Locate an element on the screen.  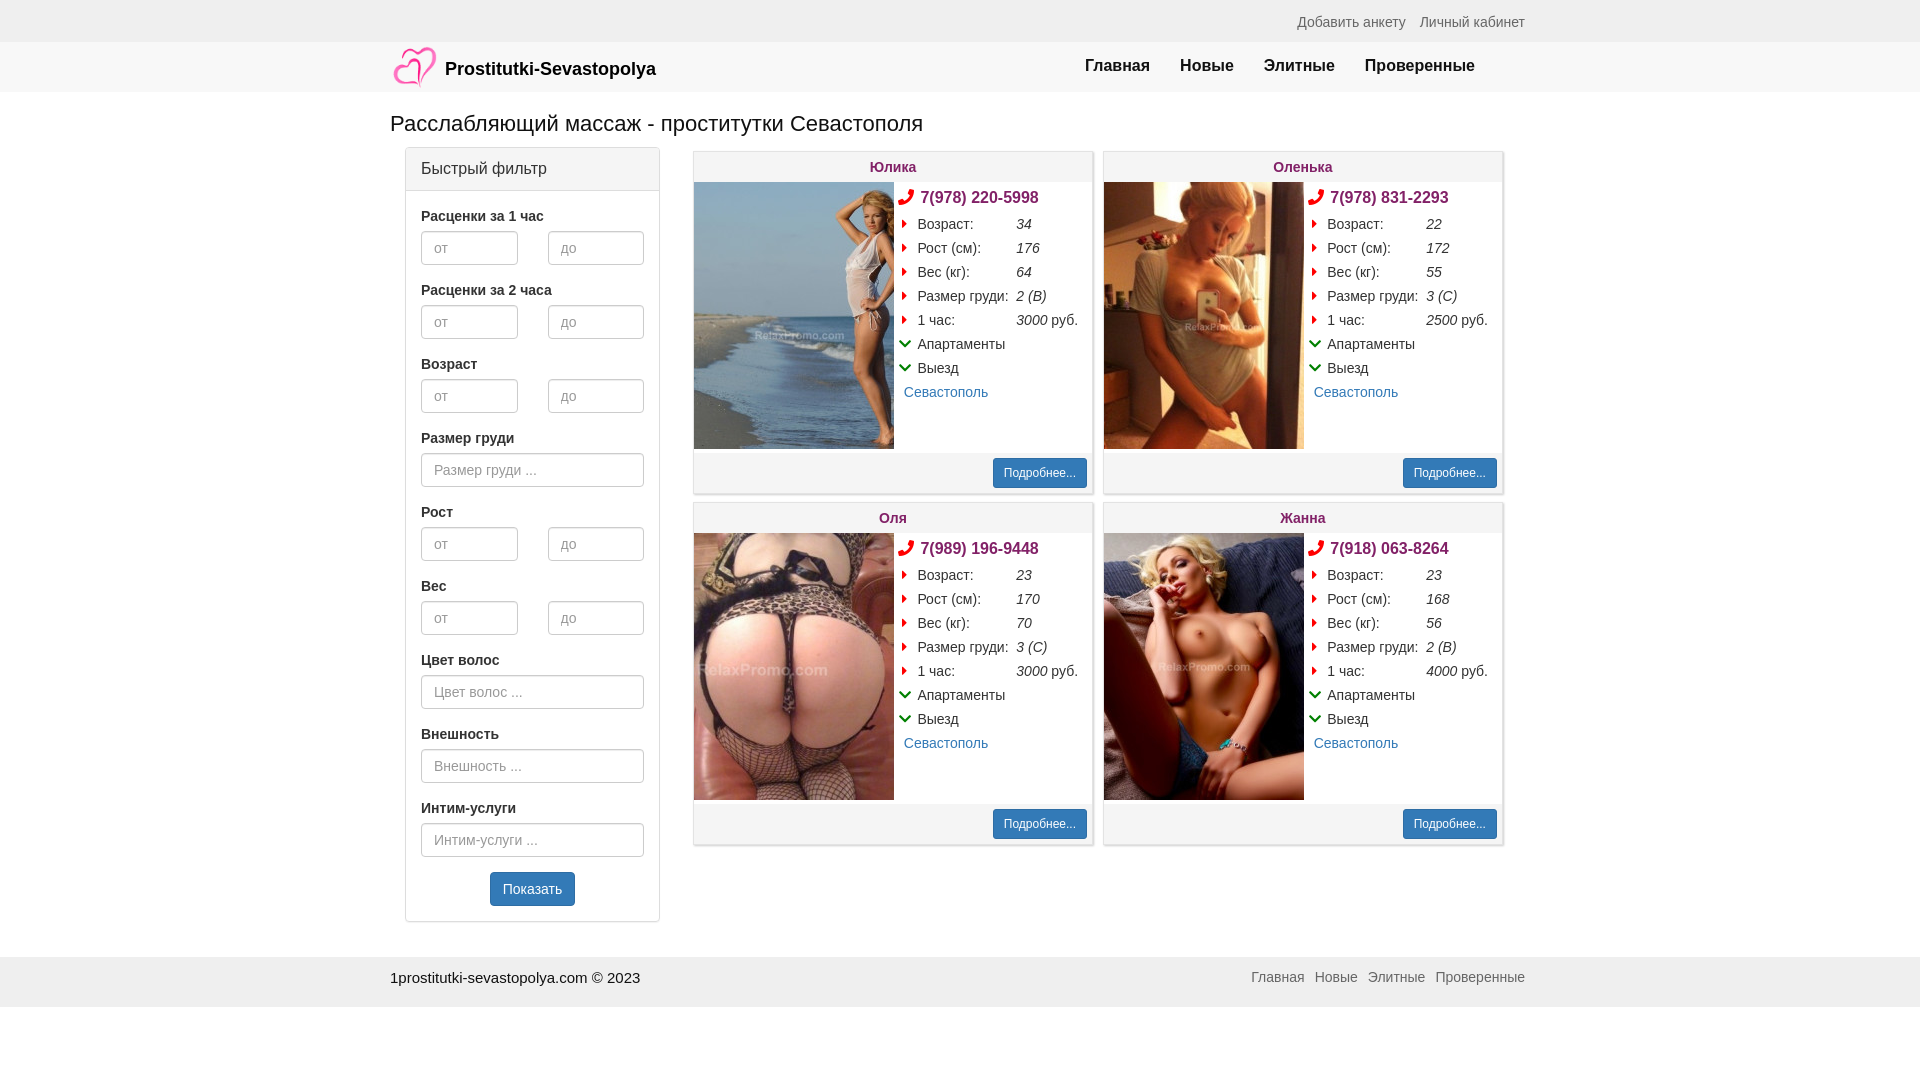
'Prostitutki-Sevastopolya' is located at coordinates (523, 56).